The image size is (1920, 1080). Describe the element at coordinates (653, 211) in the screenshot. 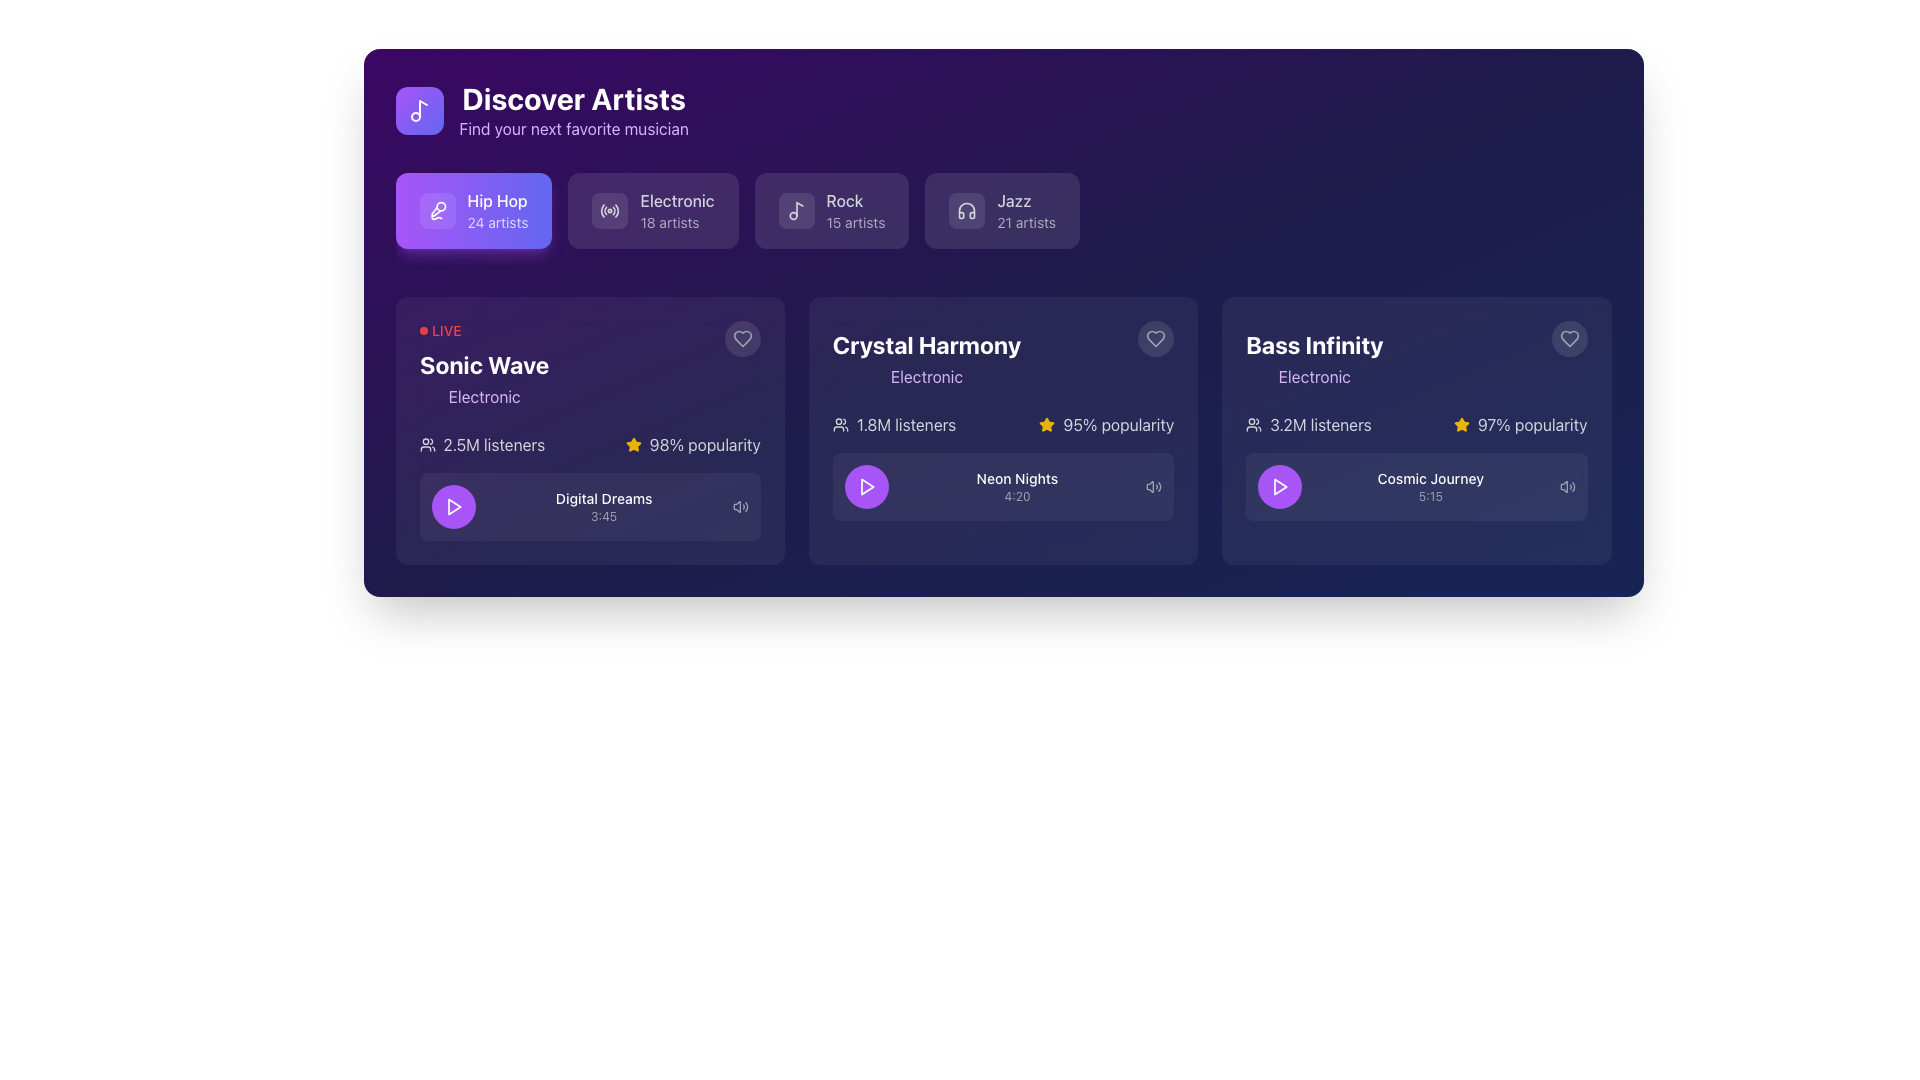

I see `the 'Electronic' category button, which is a rectangular block with a rounded border, featuring an icon of radio waves and the text 'Electronic' and '18 artists'` at that location.